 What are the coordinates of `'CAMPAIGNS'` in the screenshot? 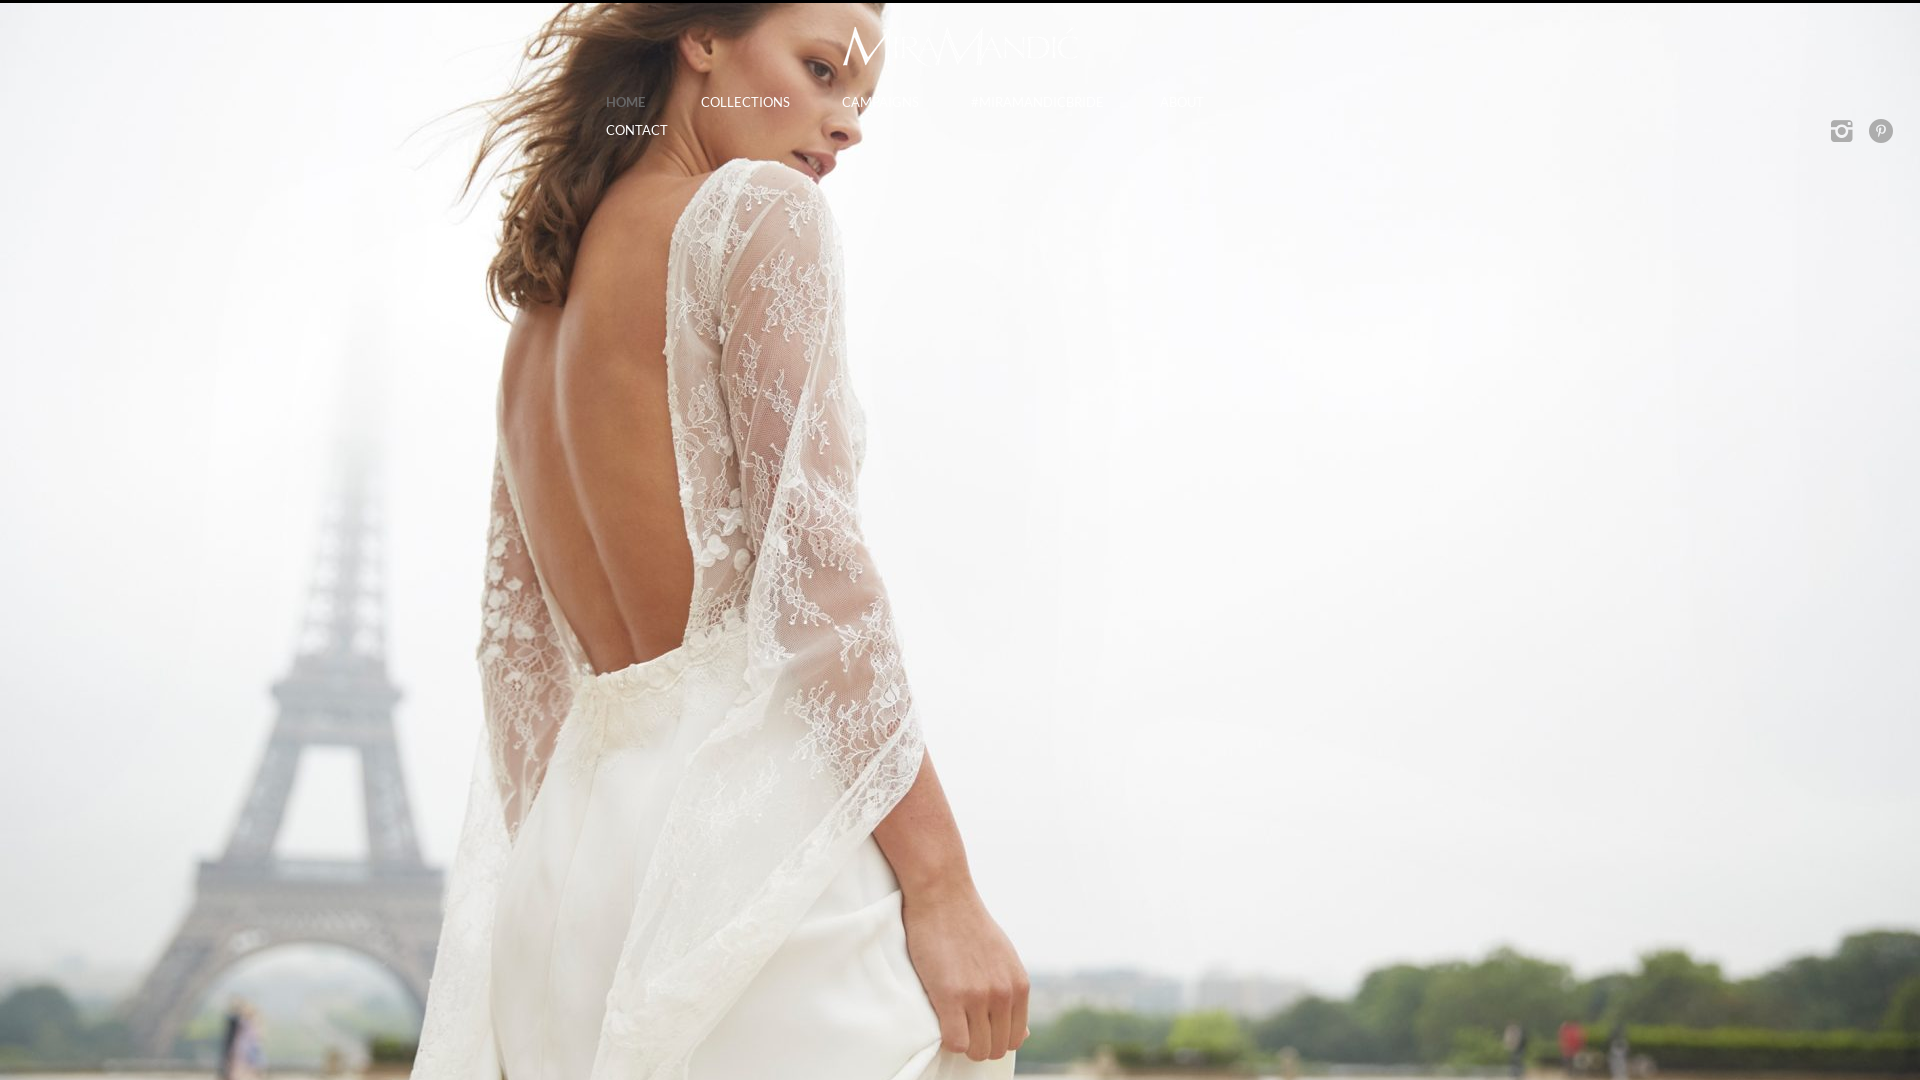 It's located at (878, 103).